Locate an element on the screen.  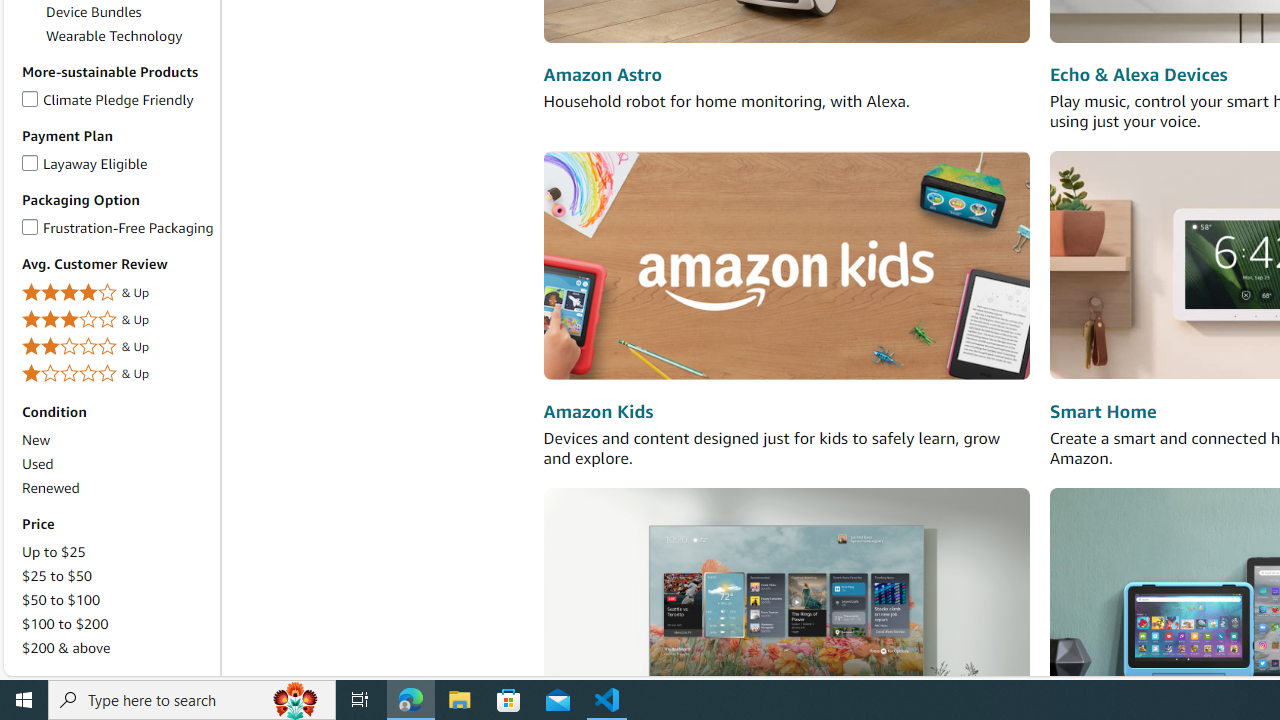
'$50 to $100' is located at coordinates (116, 598).